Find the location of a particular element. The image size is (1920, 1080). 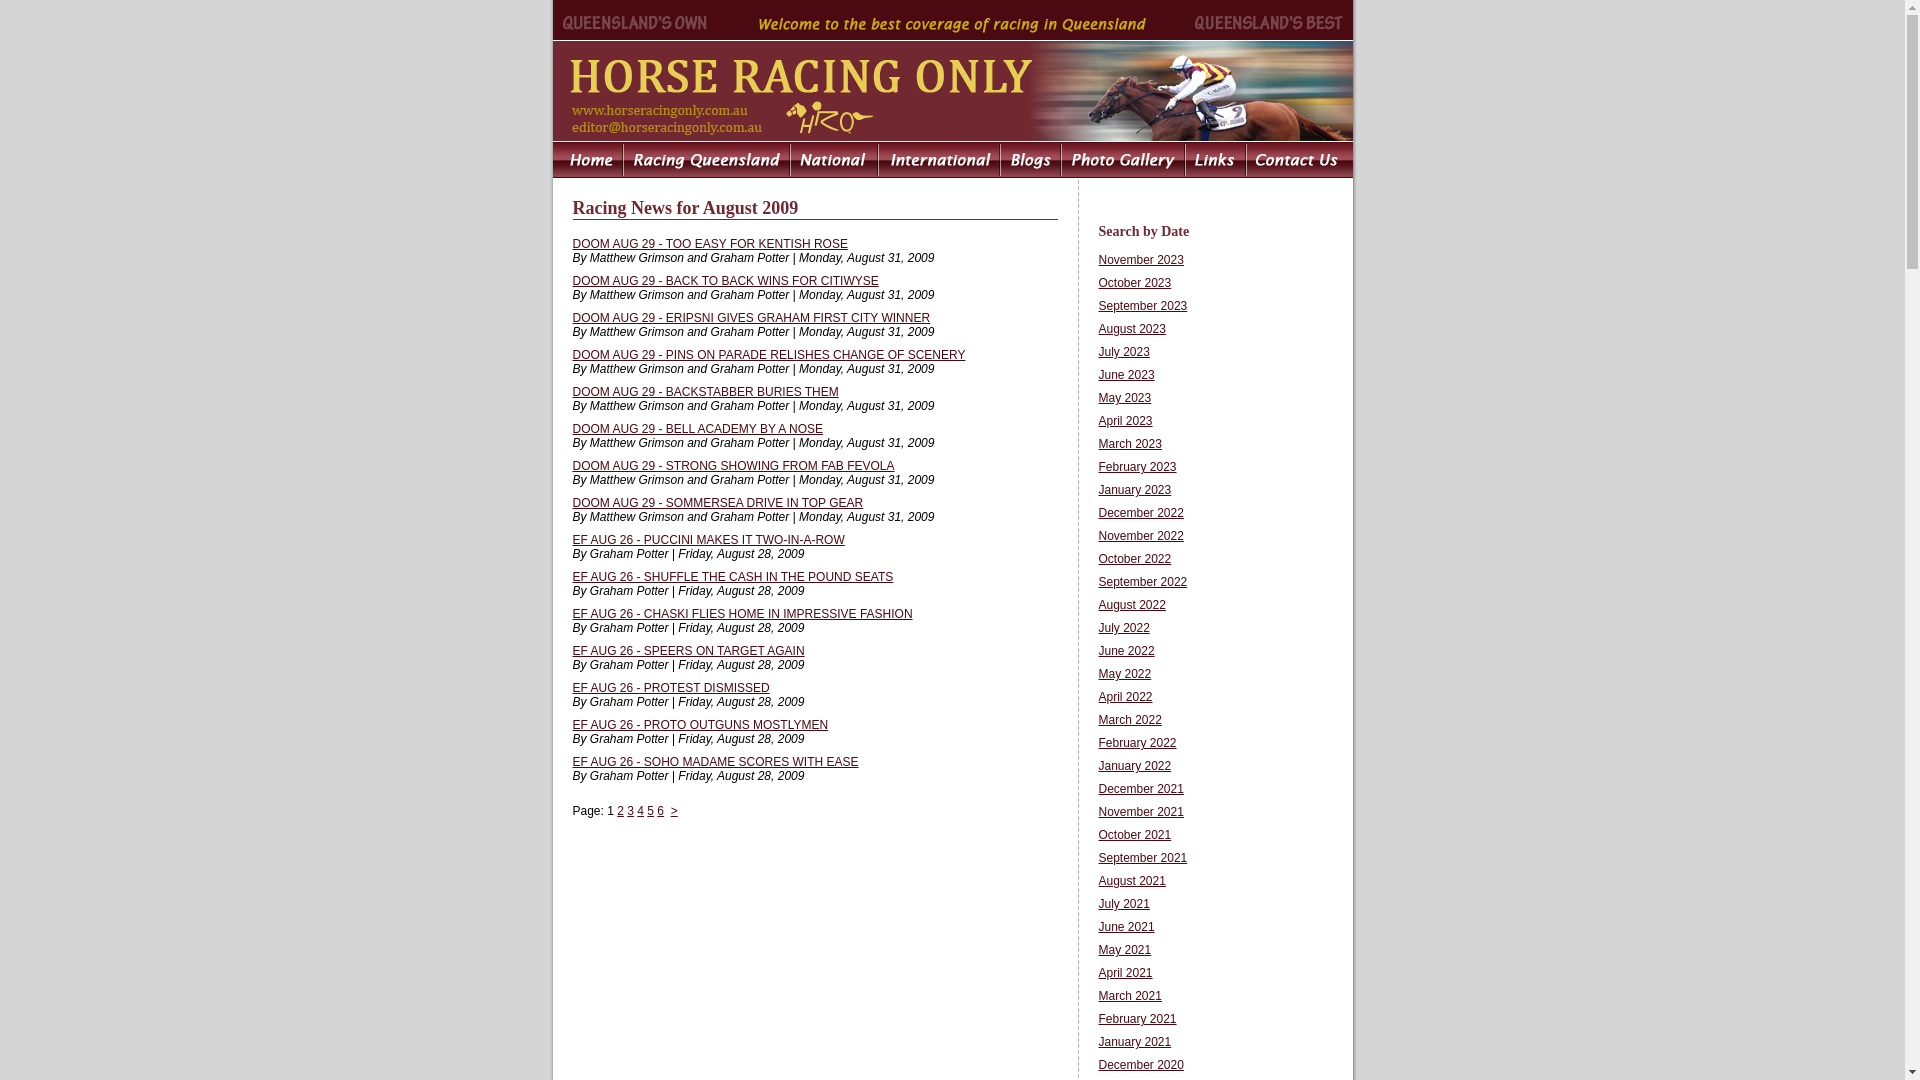

'EF AUG 26 - CHASKI FLIES HOME IN IMPRESSIVE FASHION' is located at coordinates (741, 612).